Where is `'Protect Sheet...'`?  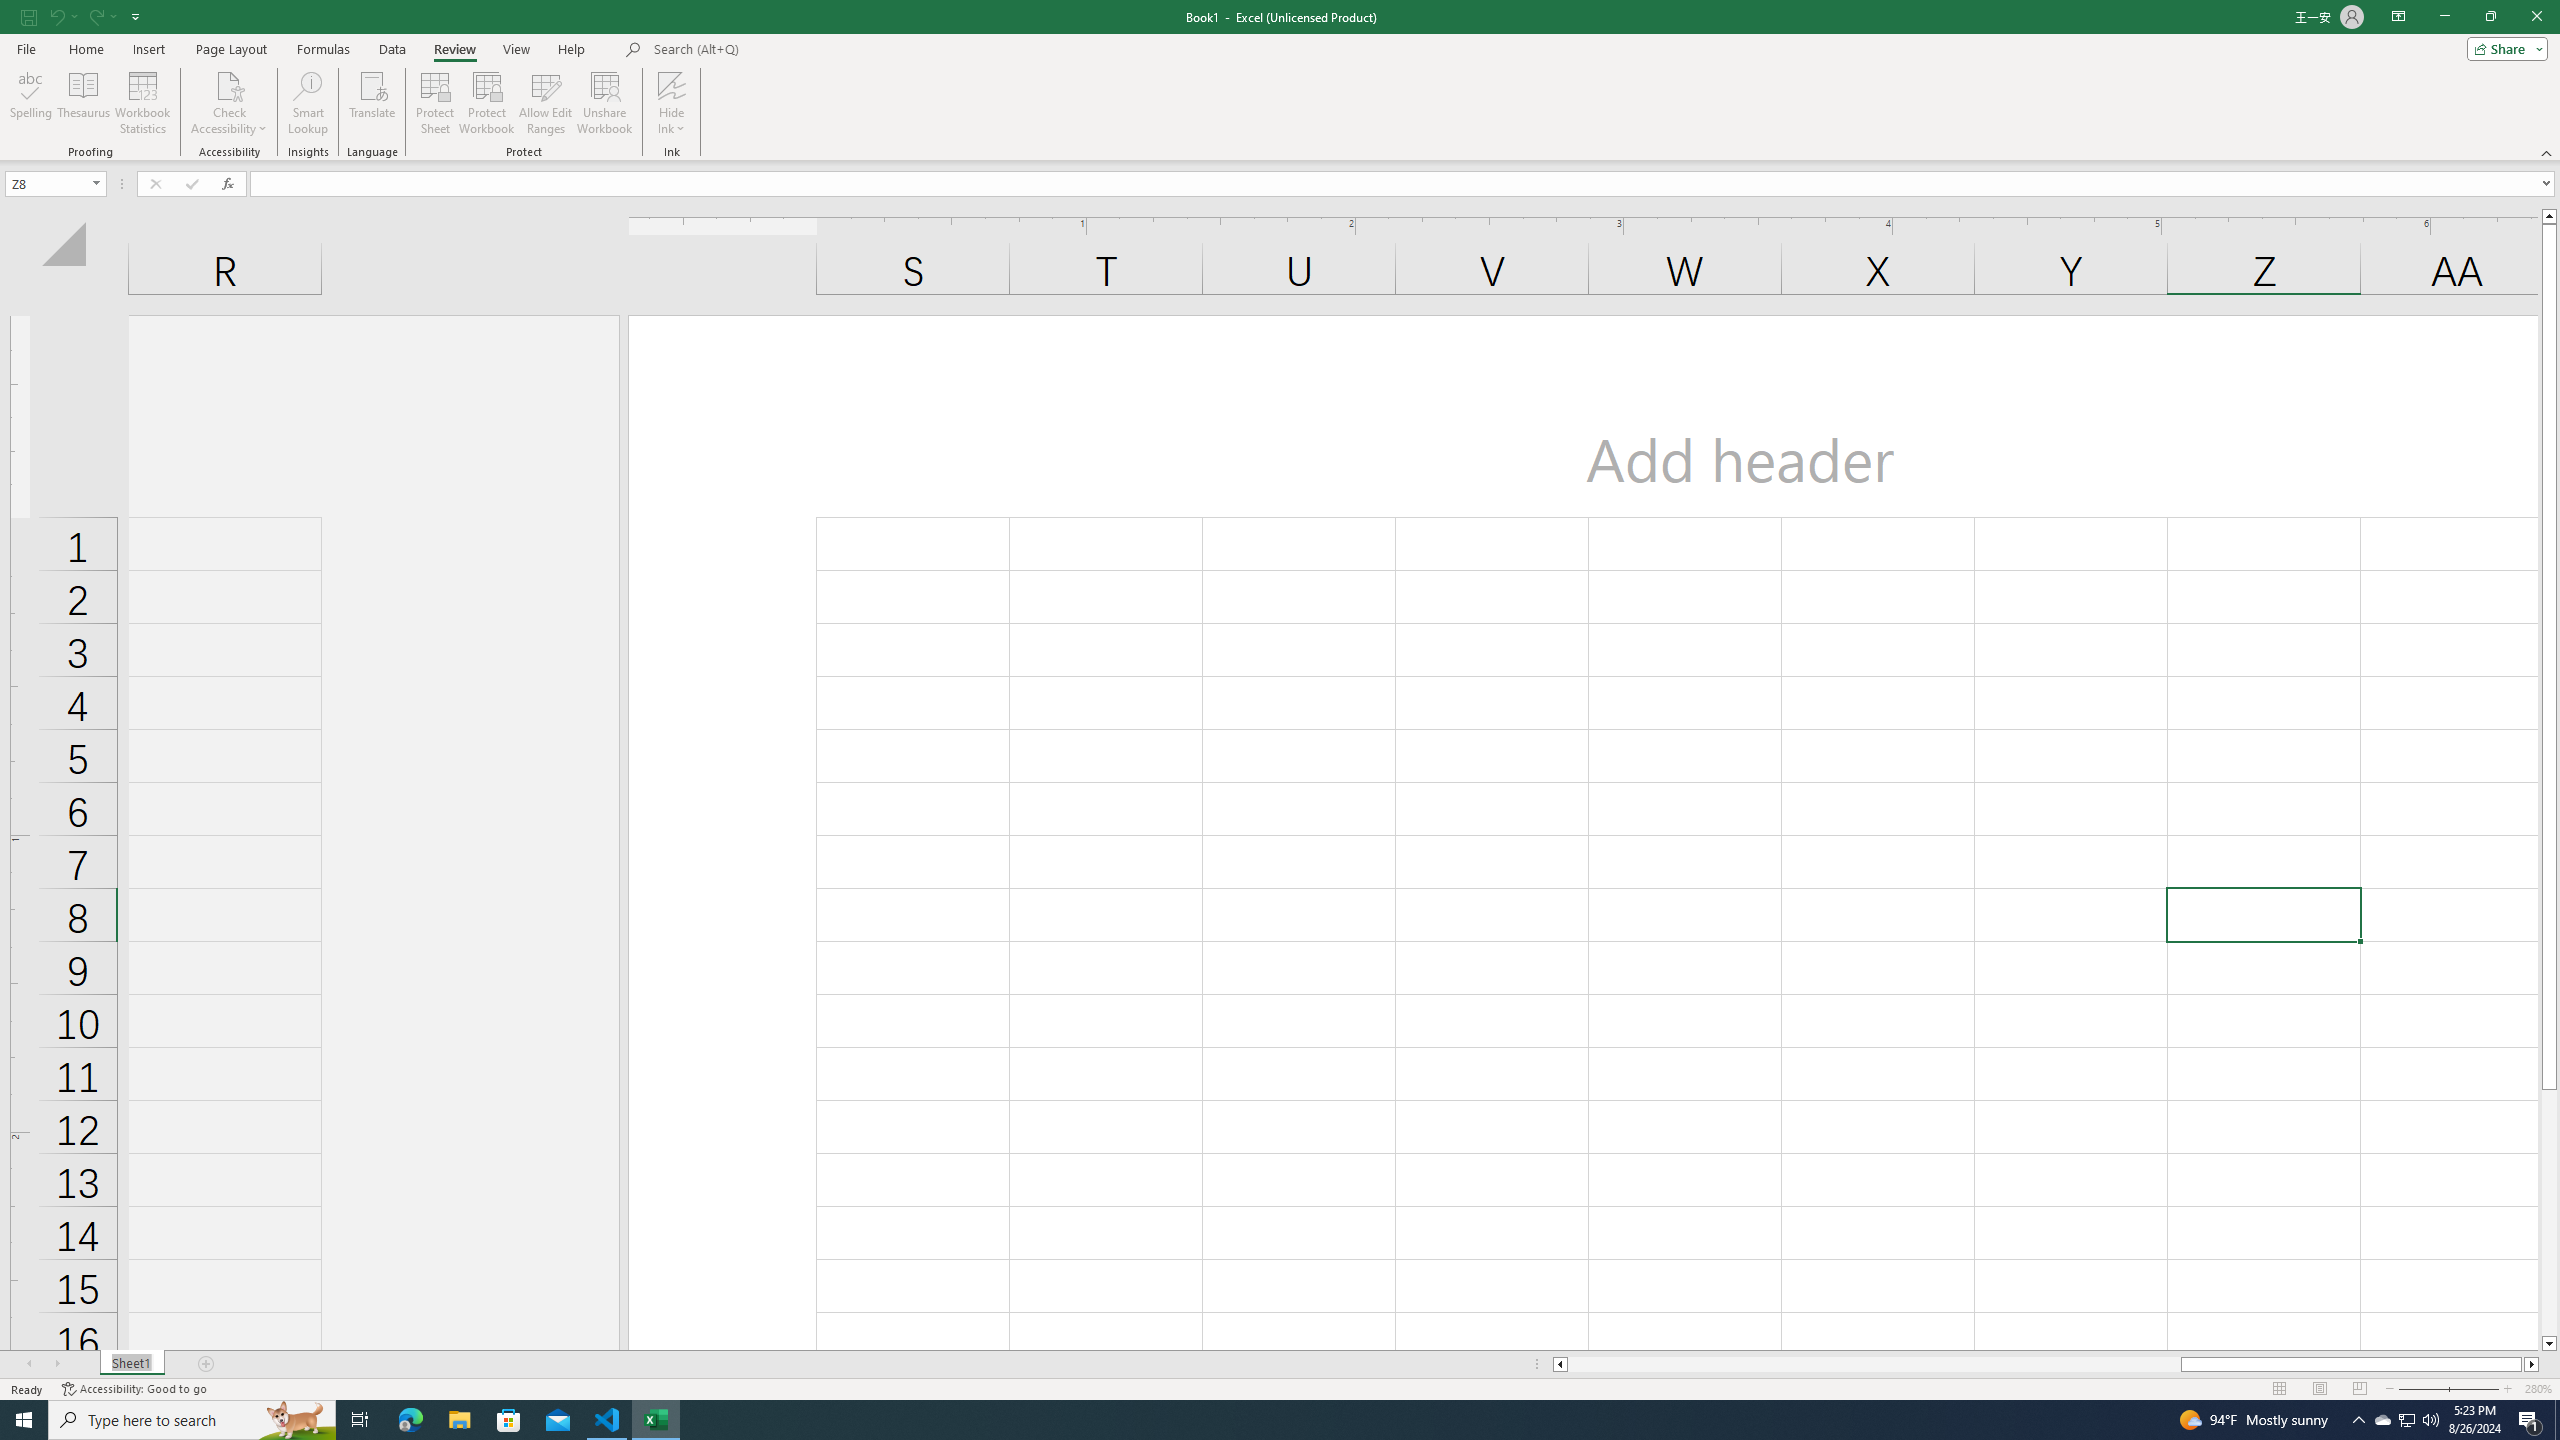 'Protect Sheet...' is located at coordinates (436, 103).